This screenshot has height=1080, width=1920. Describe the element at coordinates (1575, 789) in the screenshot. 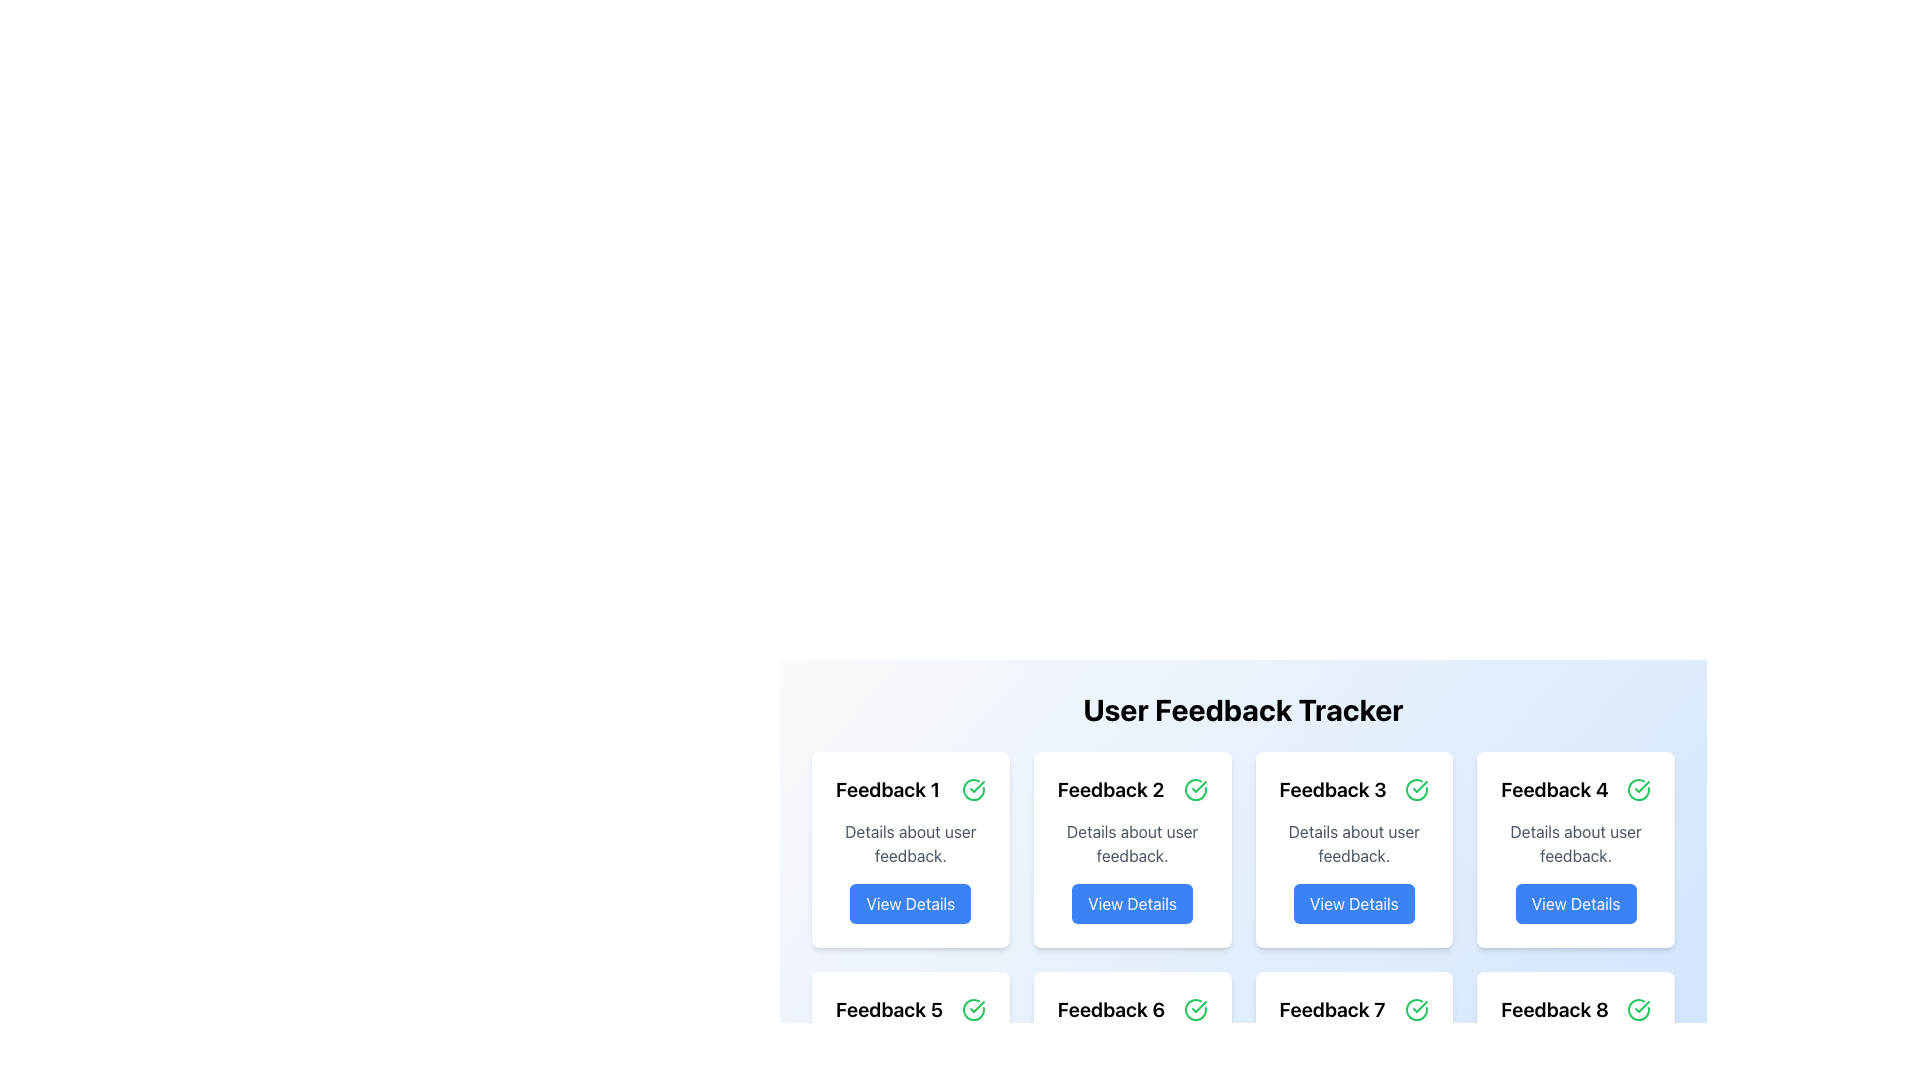

I see `the content of the Label with Icon, which displays bold text 'Feedback 4' next to a green checkmark icon in the top-right corner of a feedback card` at that location.